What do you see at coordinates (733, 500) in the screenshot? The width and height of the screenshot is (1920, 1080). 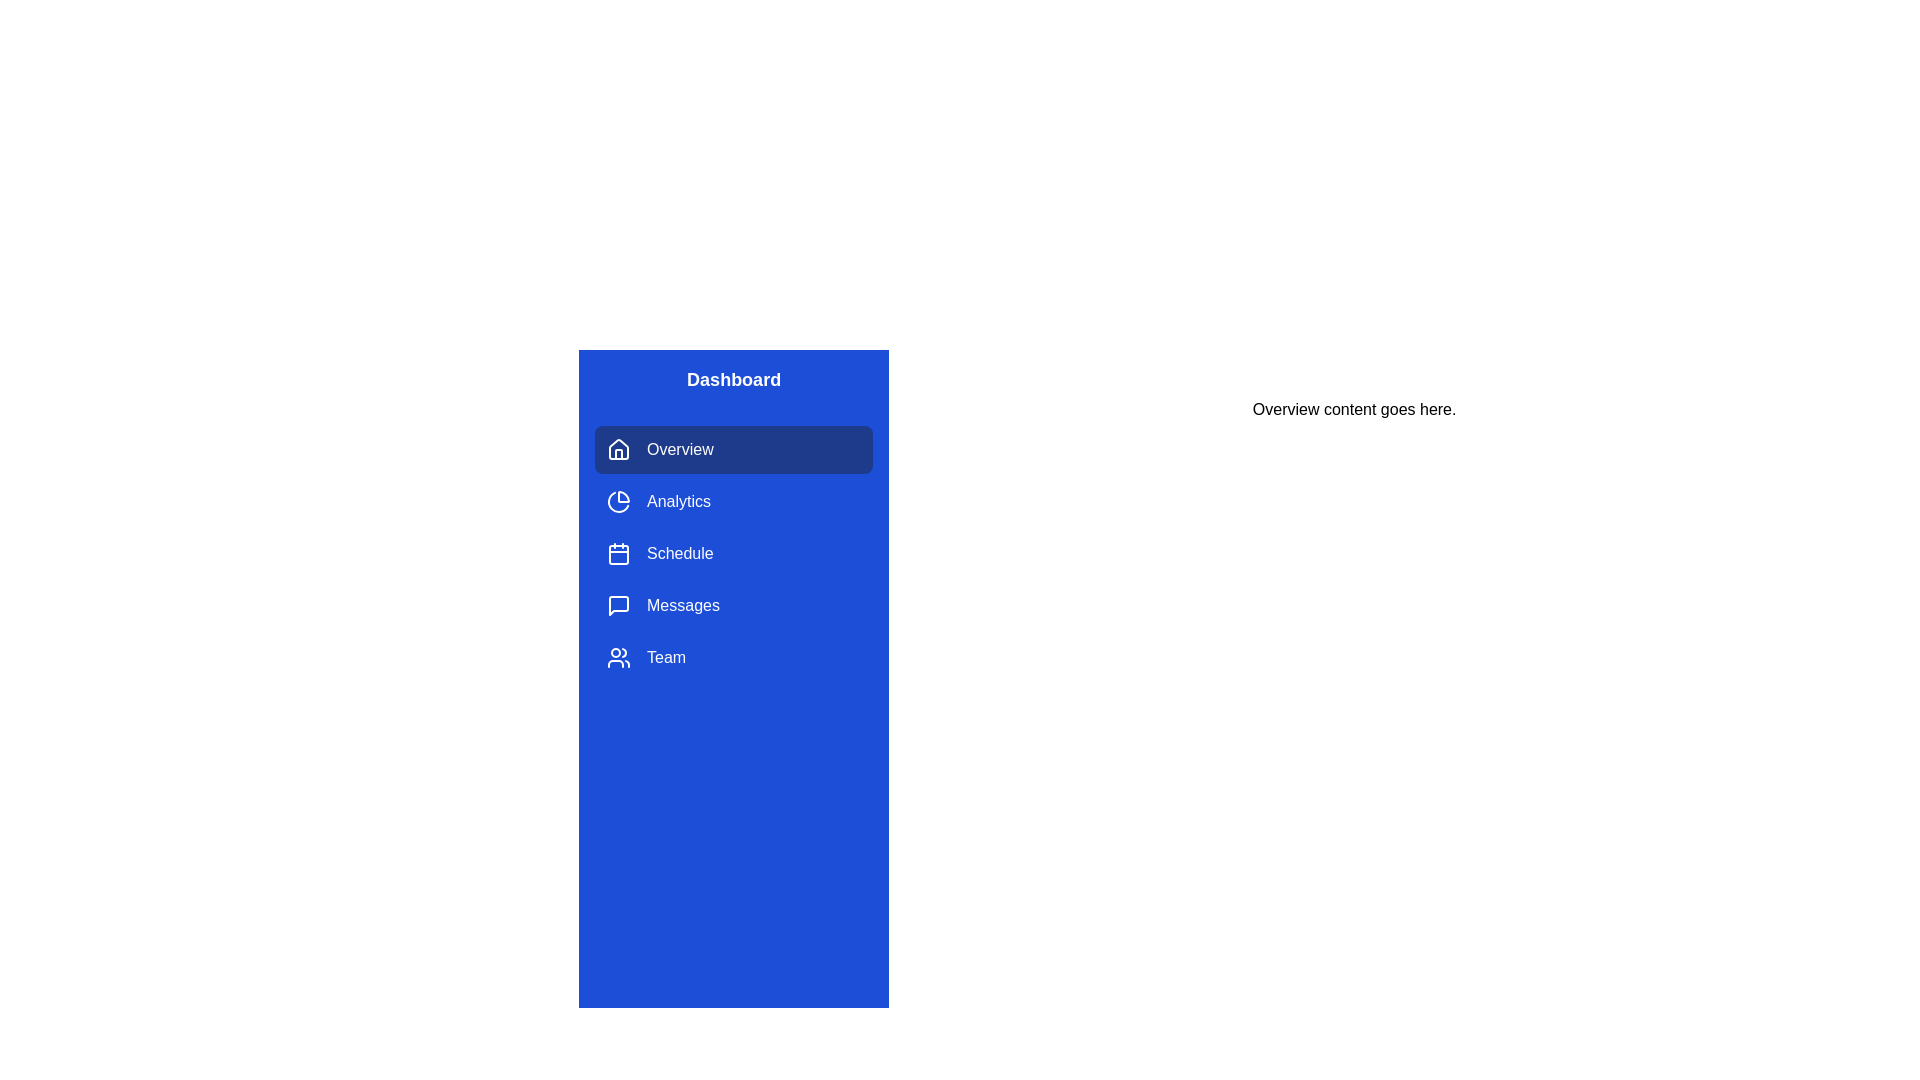 I see `the navigation button that redirects to the 'Analytics' section, located in the second position of the left sidebar menu, below 'Overview' and above 'Schedule'` at bounding box center [733, 500].